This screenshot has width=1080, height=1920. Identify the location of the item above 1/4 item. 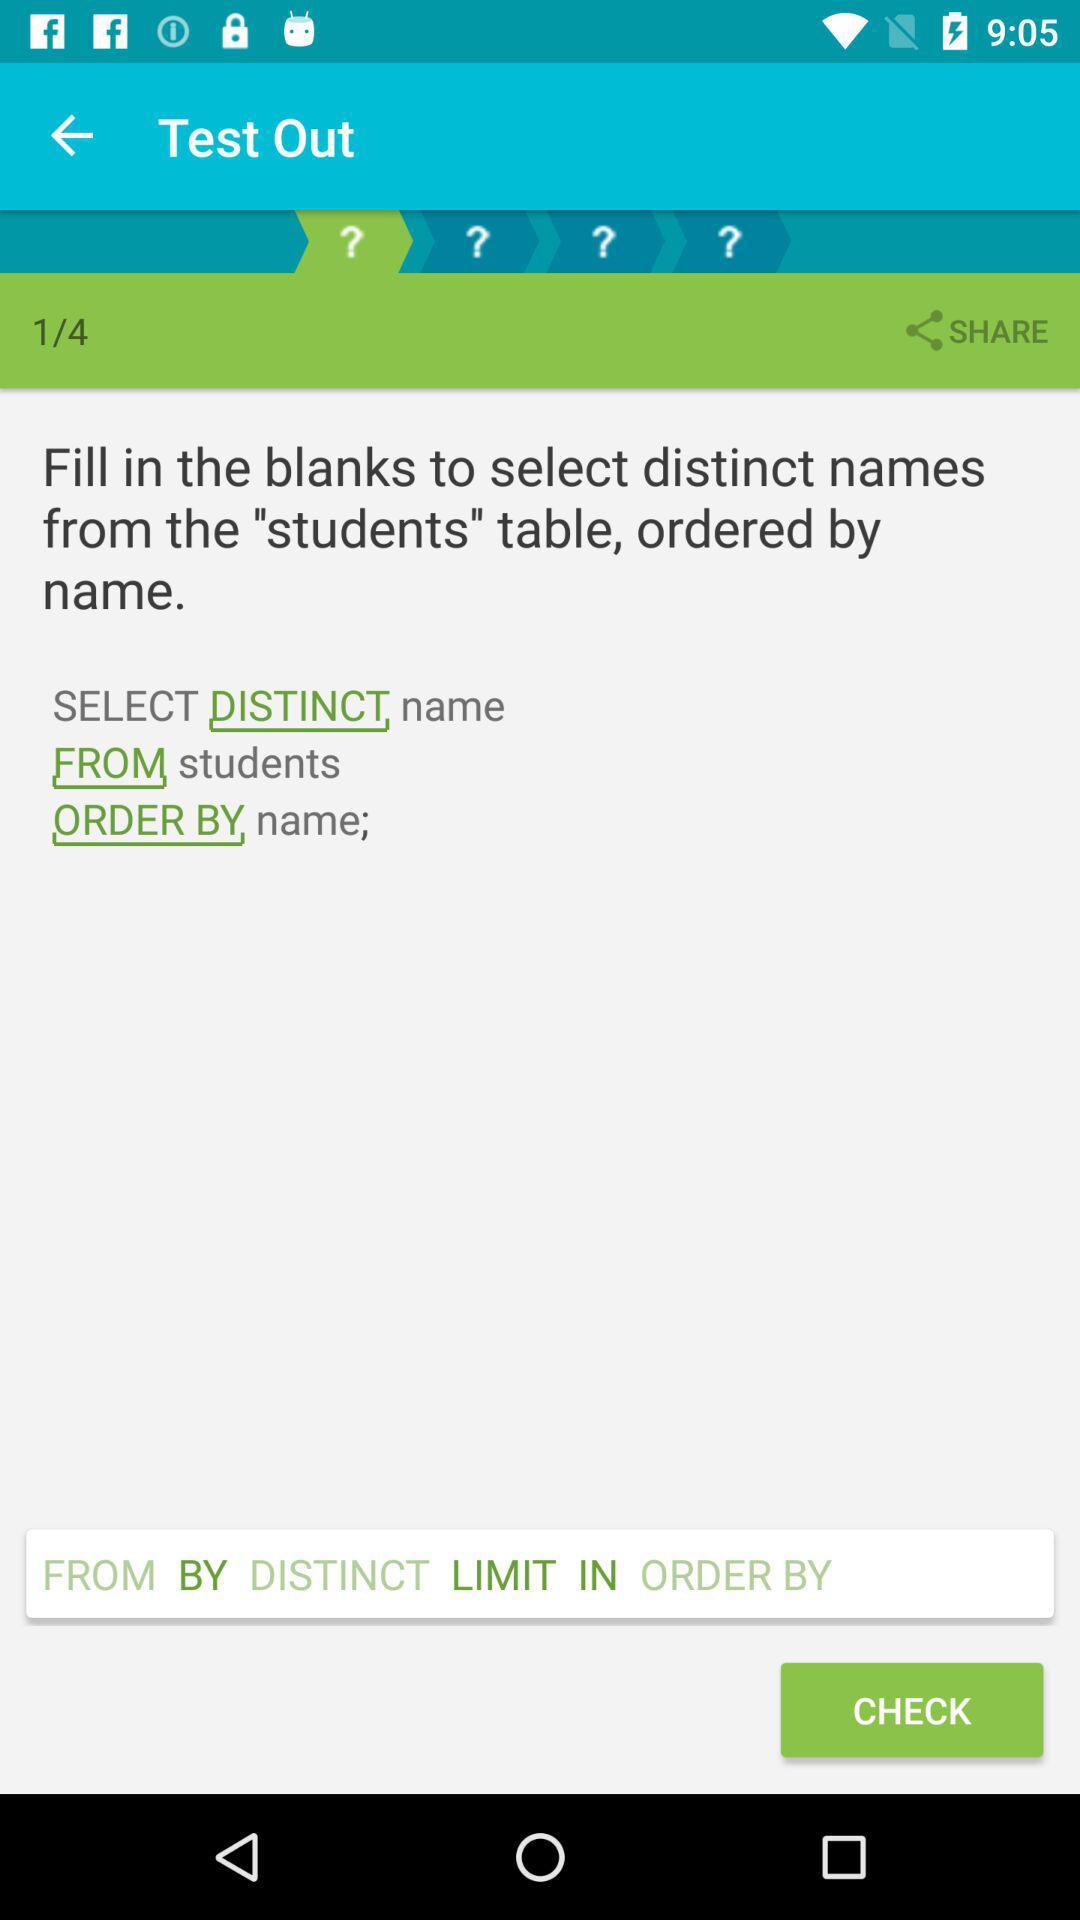
(72, 135).